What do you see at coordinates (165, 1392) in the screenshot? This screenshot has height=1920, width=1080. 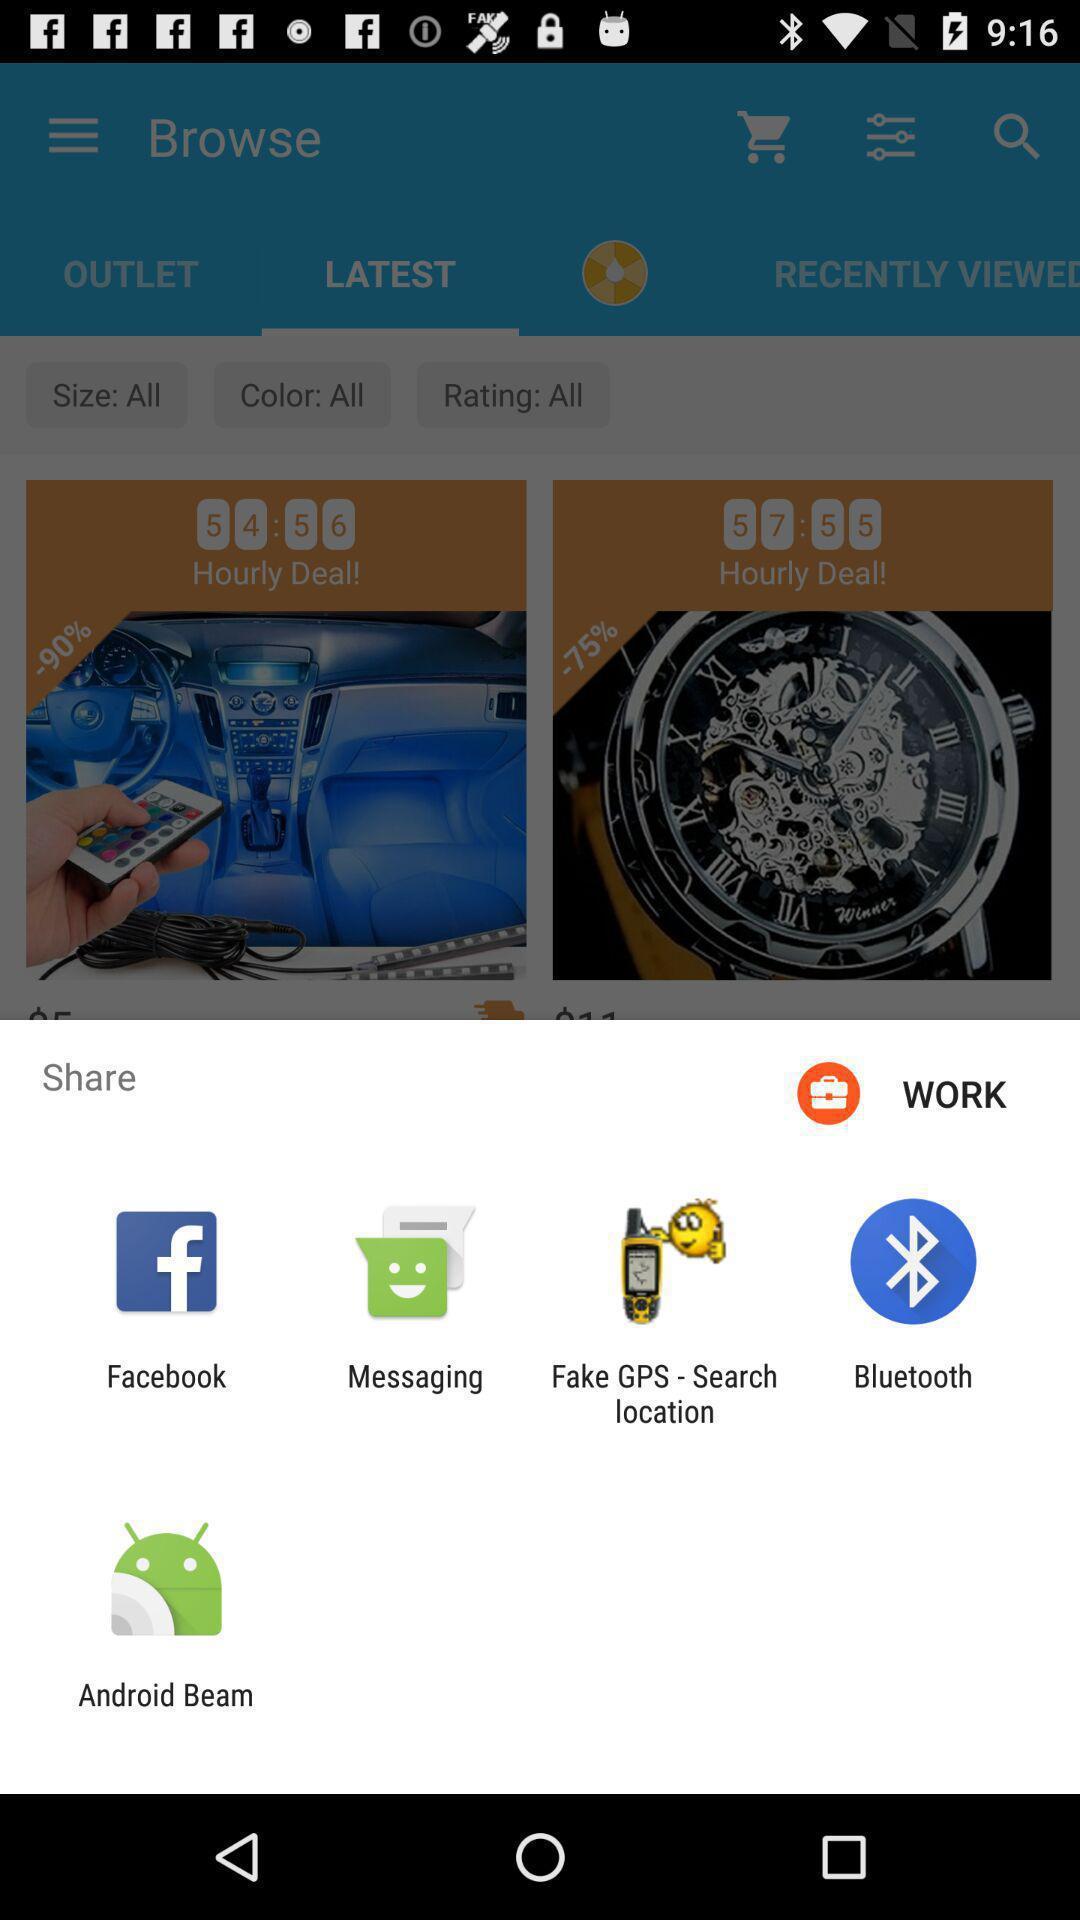 I see `the facebook app` at bounding box center [165, 1392].